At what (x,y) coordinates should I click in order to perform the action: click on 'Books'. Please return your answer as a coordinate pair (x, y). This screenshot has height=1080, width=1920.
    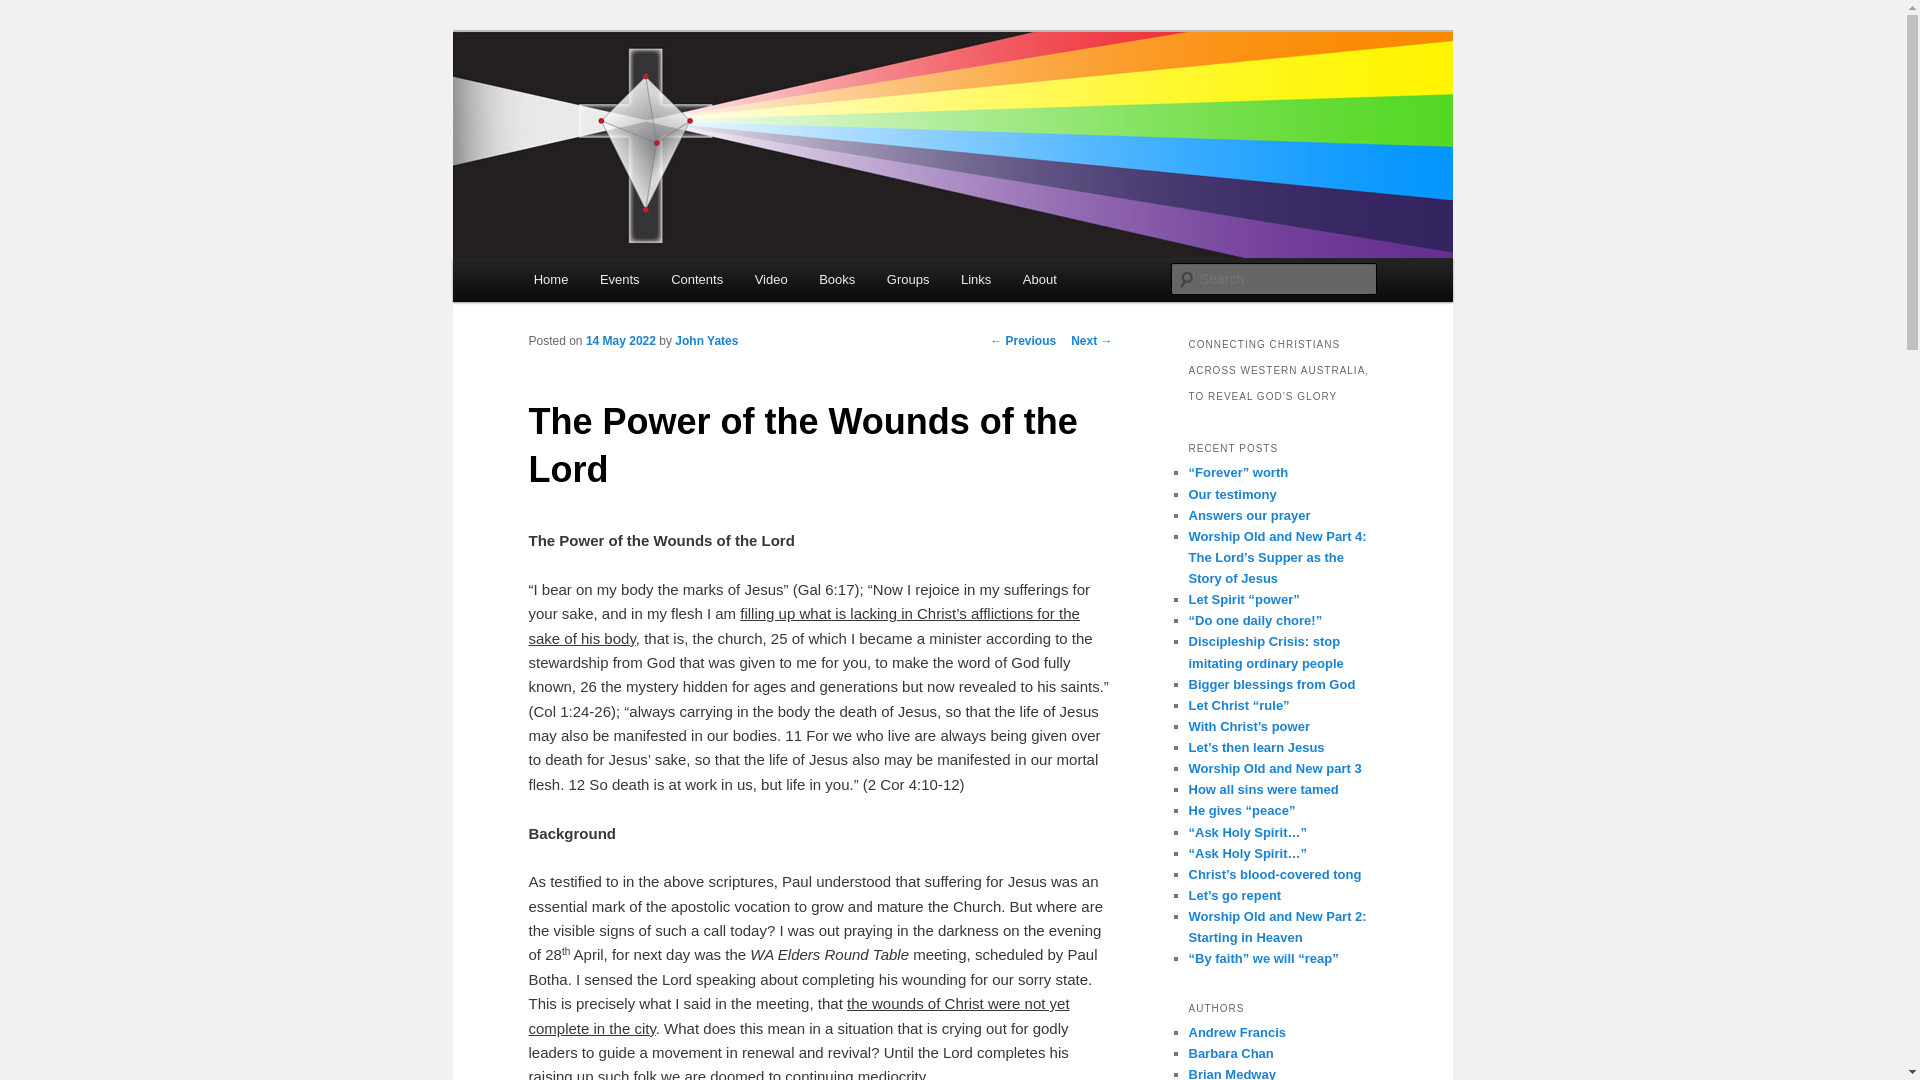
    Looking at the image, I should click on (836, 279).